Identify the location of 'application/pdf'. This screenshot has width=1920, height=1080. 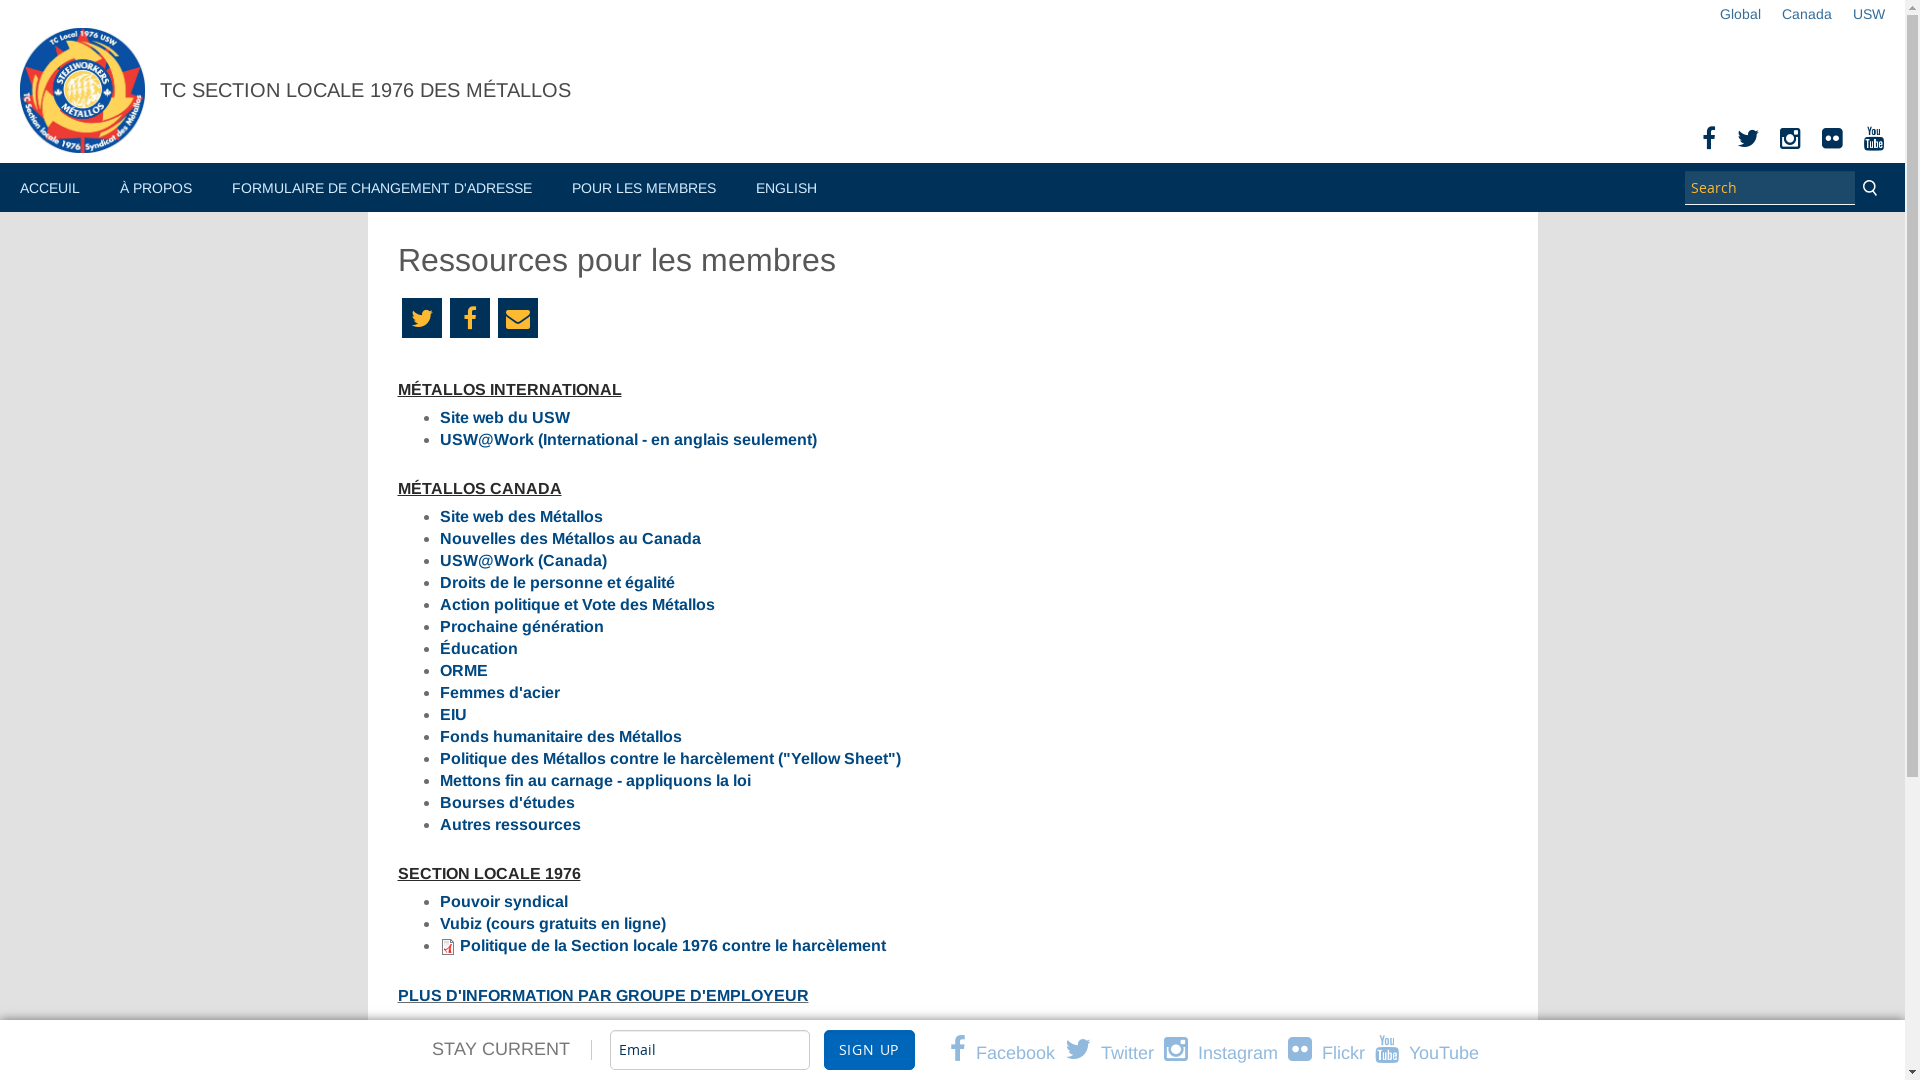
(439, 946).